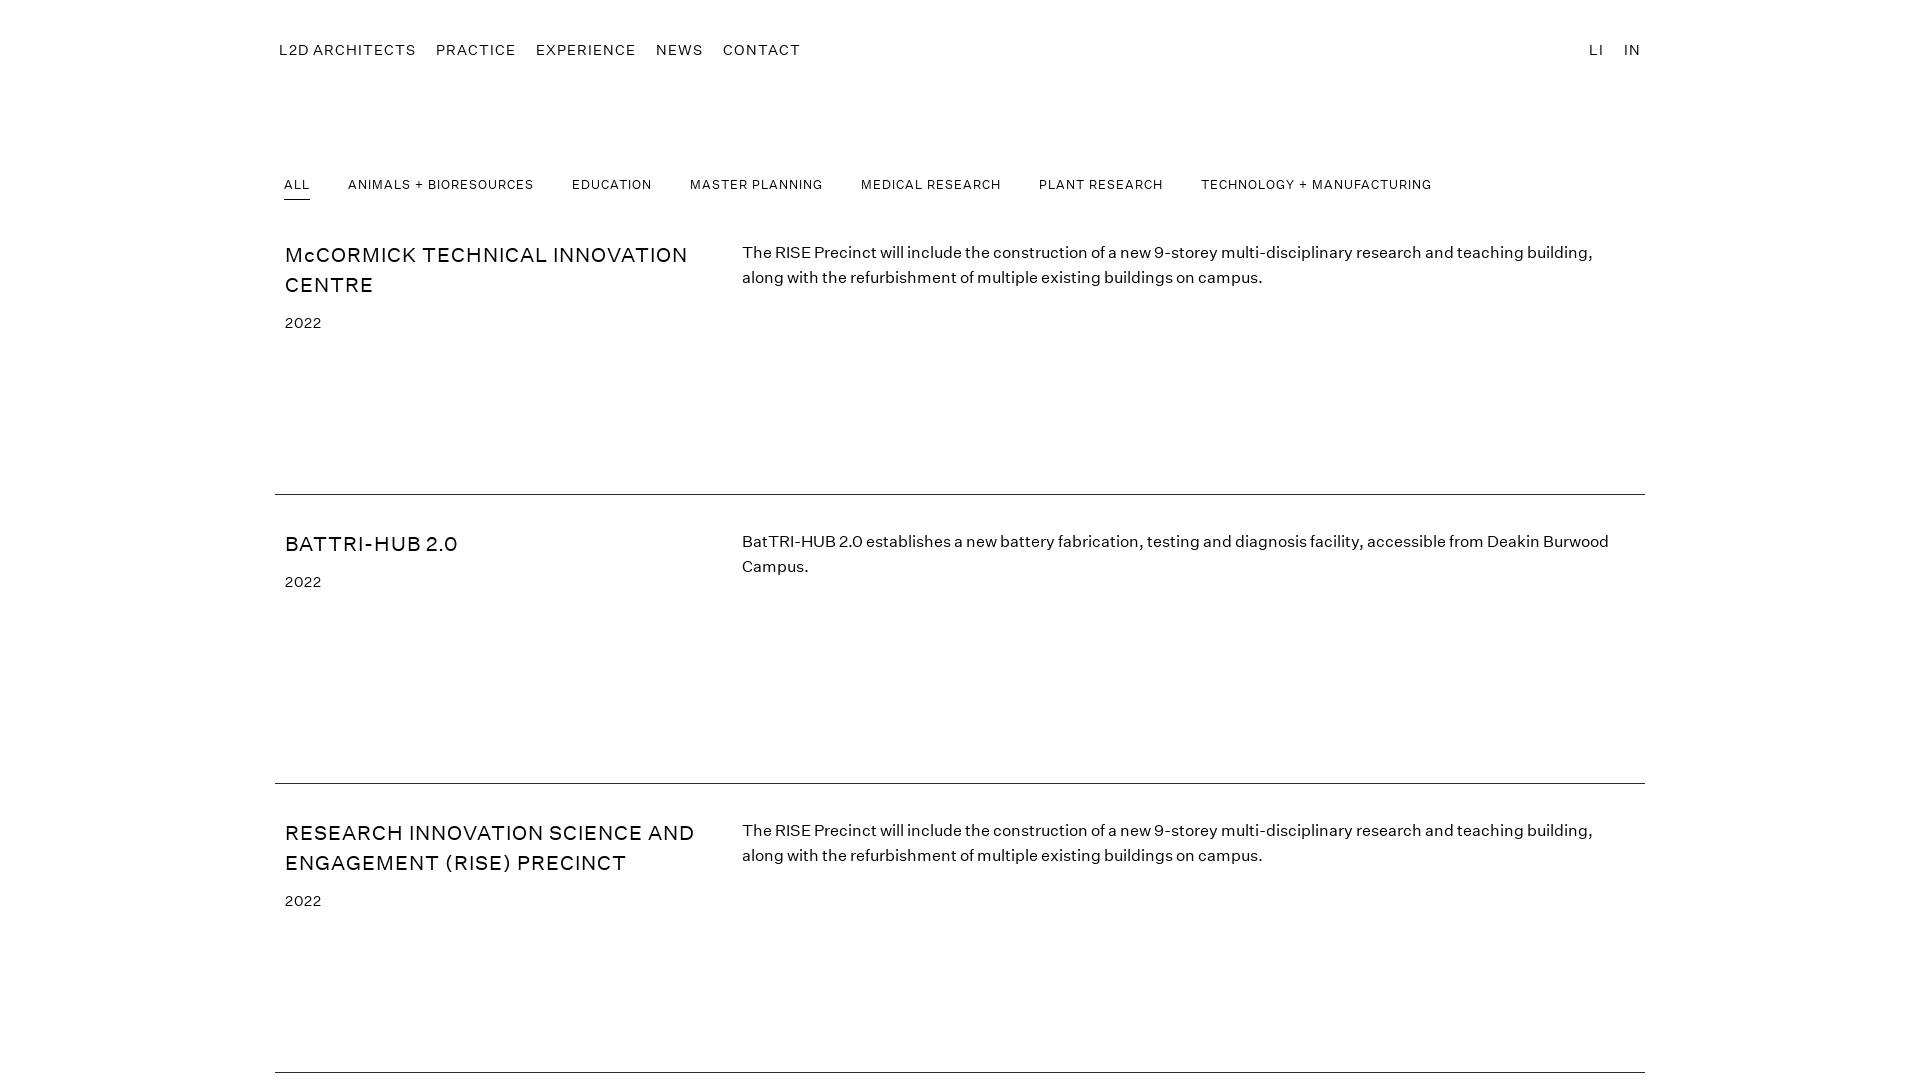 This screenshot has height=1080, width=1920. I want to click on 'PRACTICE', so click(474, 49).